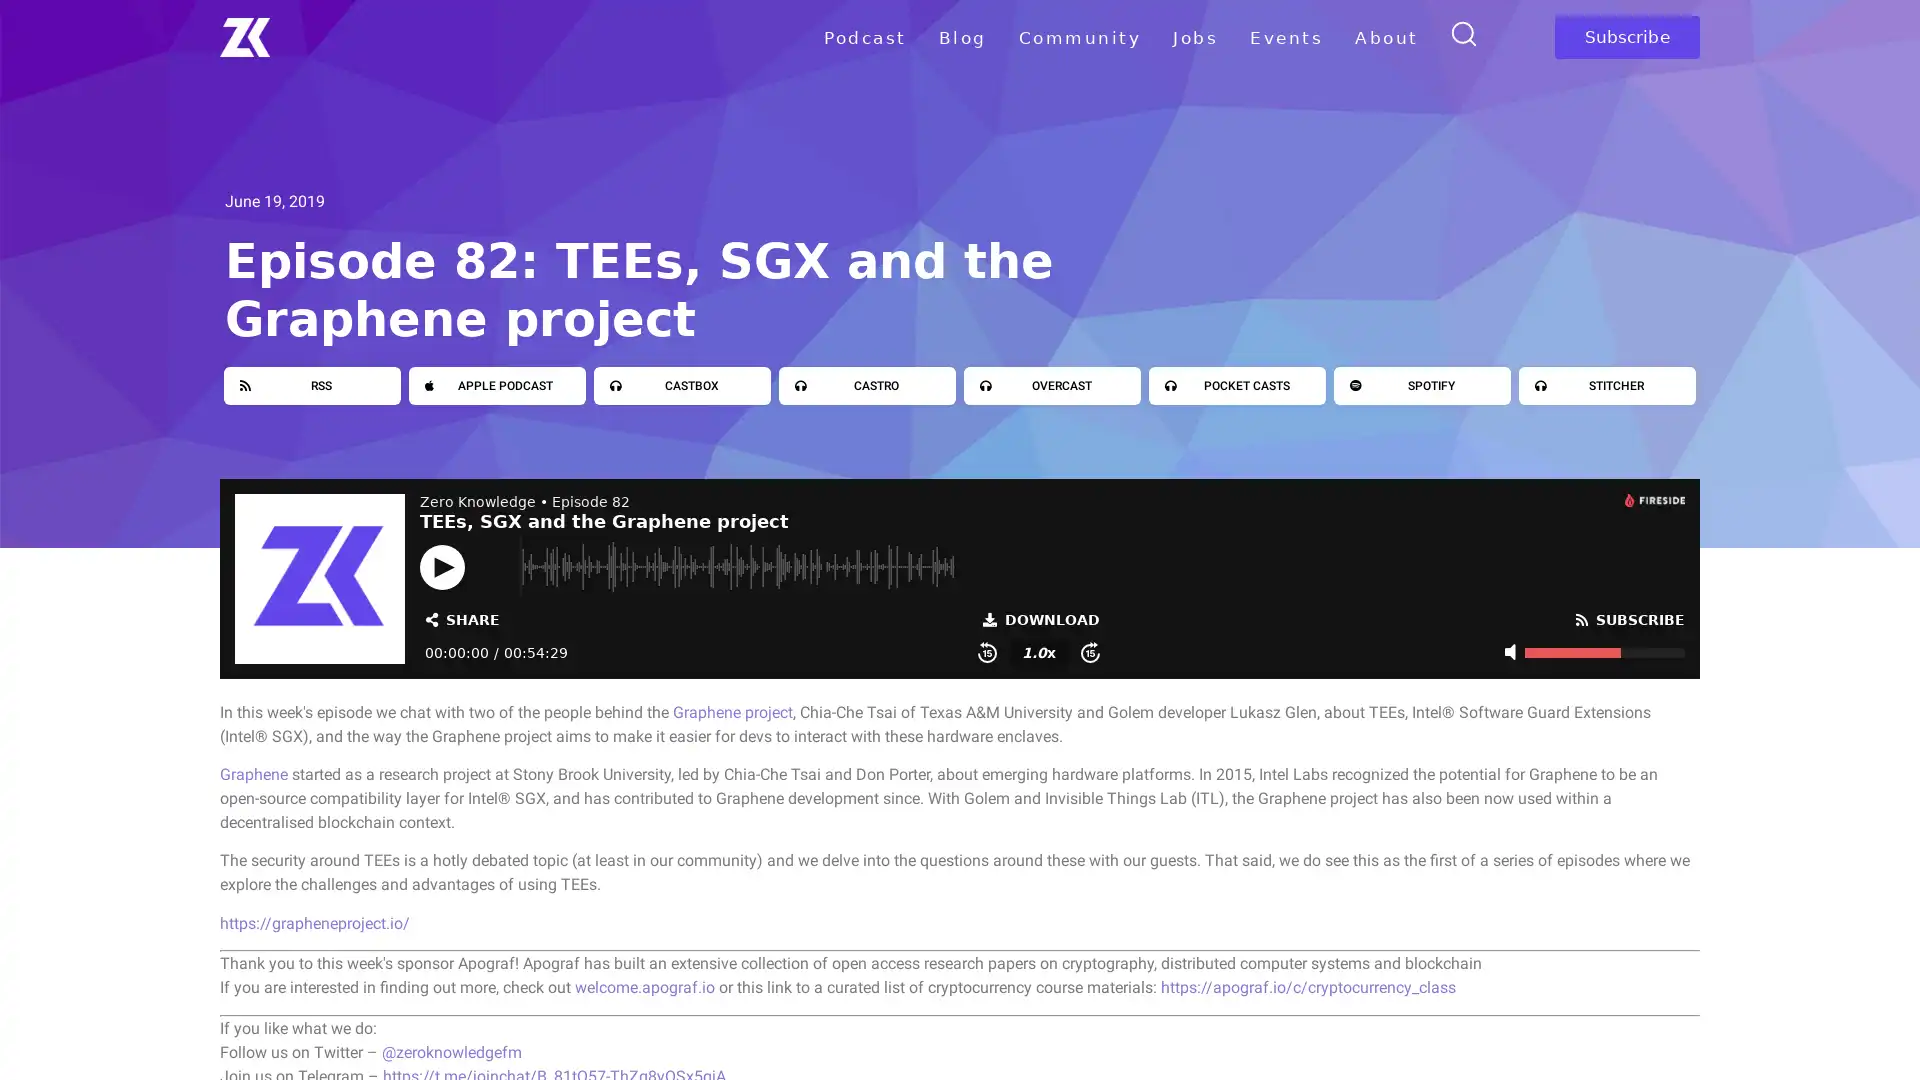 The height and width of the screenshot is (1080, 1920). I want to click on RSS, so click(311, 385).